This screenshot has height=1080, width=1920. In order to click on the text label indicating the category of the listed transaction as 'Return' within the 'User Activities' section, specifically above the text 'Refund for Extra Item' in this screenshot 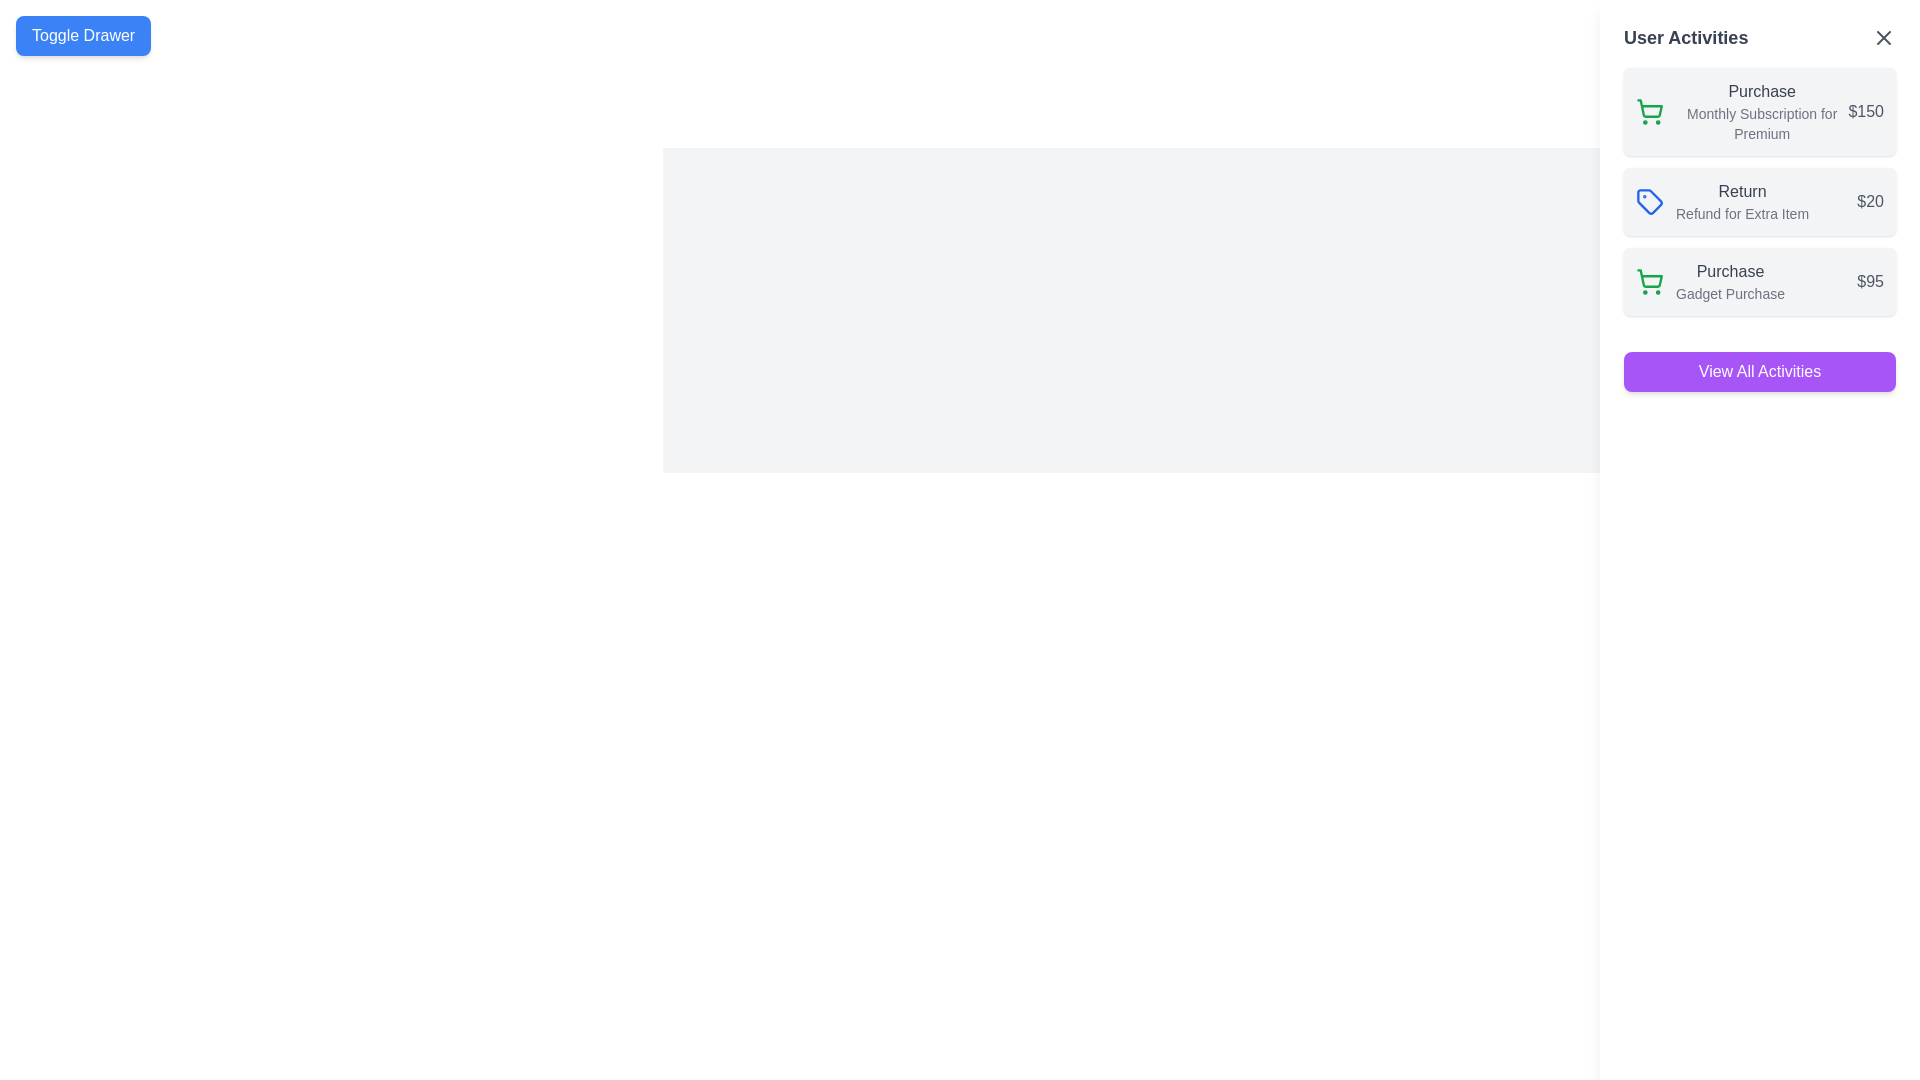, I will do `click(1741, 192)`.